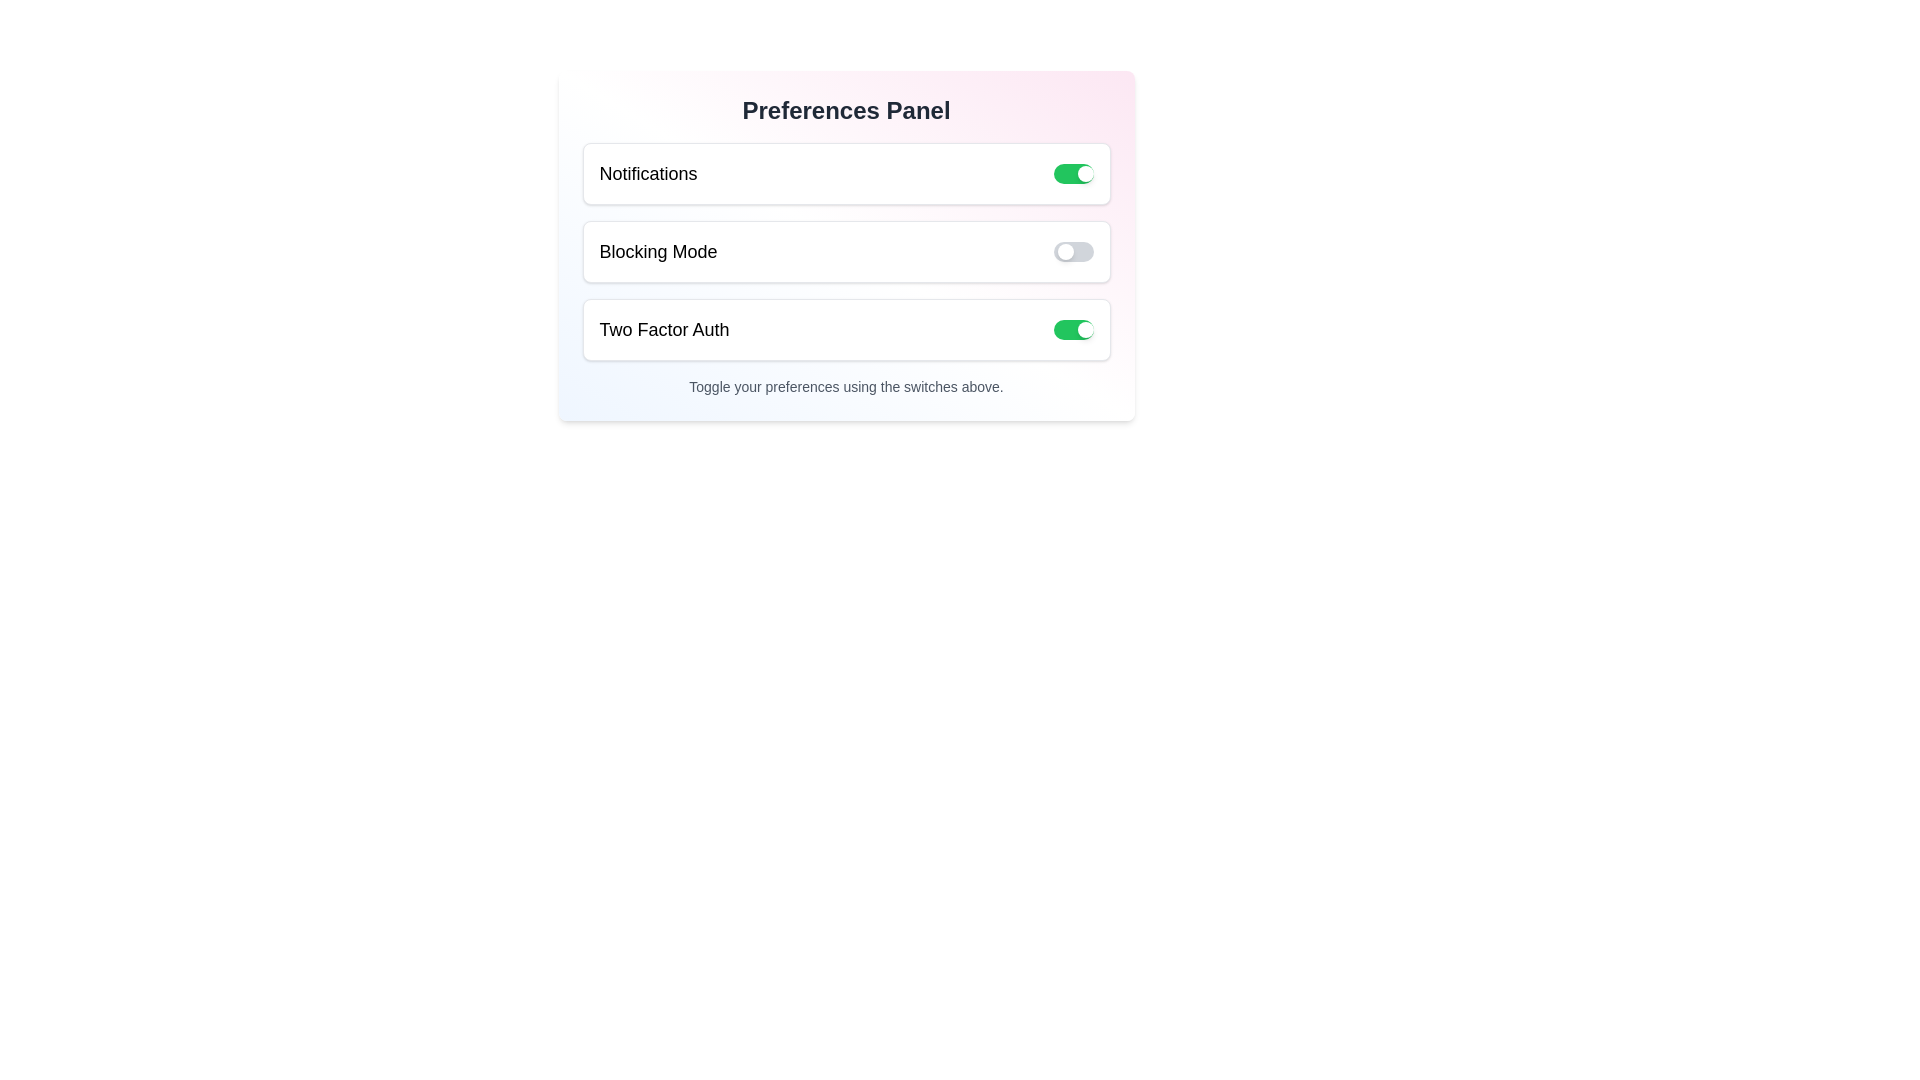 The height and width of the screenshot is (1080, 1920). What do you see at coordinates (1072, 329) in the screenshot?
I see `the 'Two Factor Auth' switch to toggle its state` at bounding box center [1072, 329].